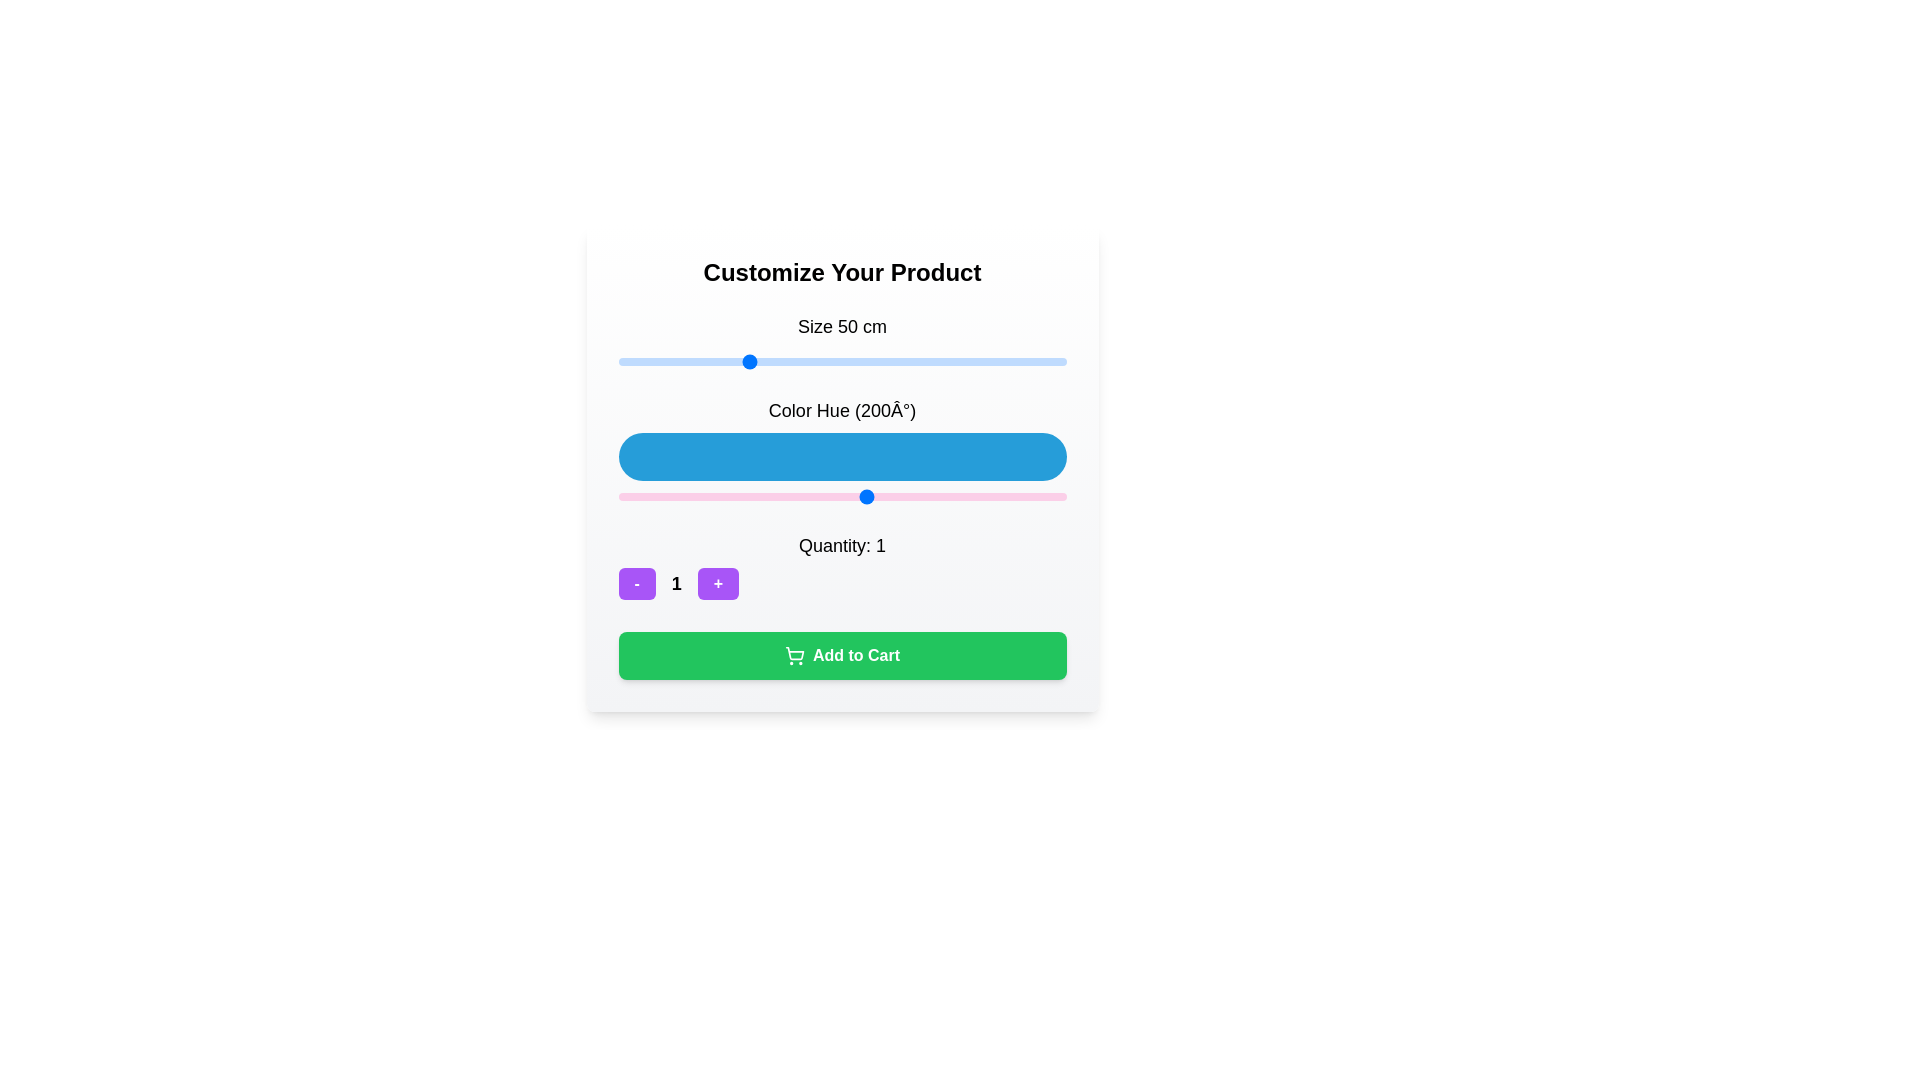 This screenshot has height=1080, width=1920. Describe the element at coordinates (842, 362) in the screenshot. I see `the size` at that location.